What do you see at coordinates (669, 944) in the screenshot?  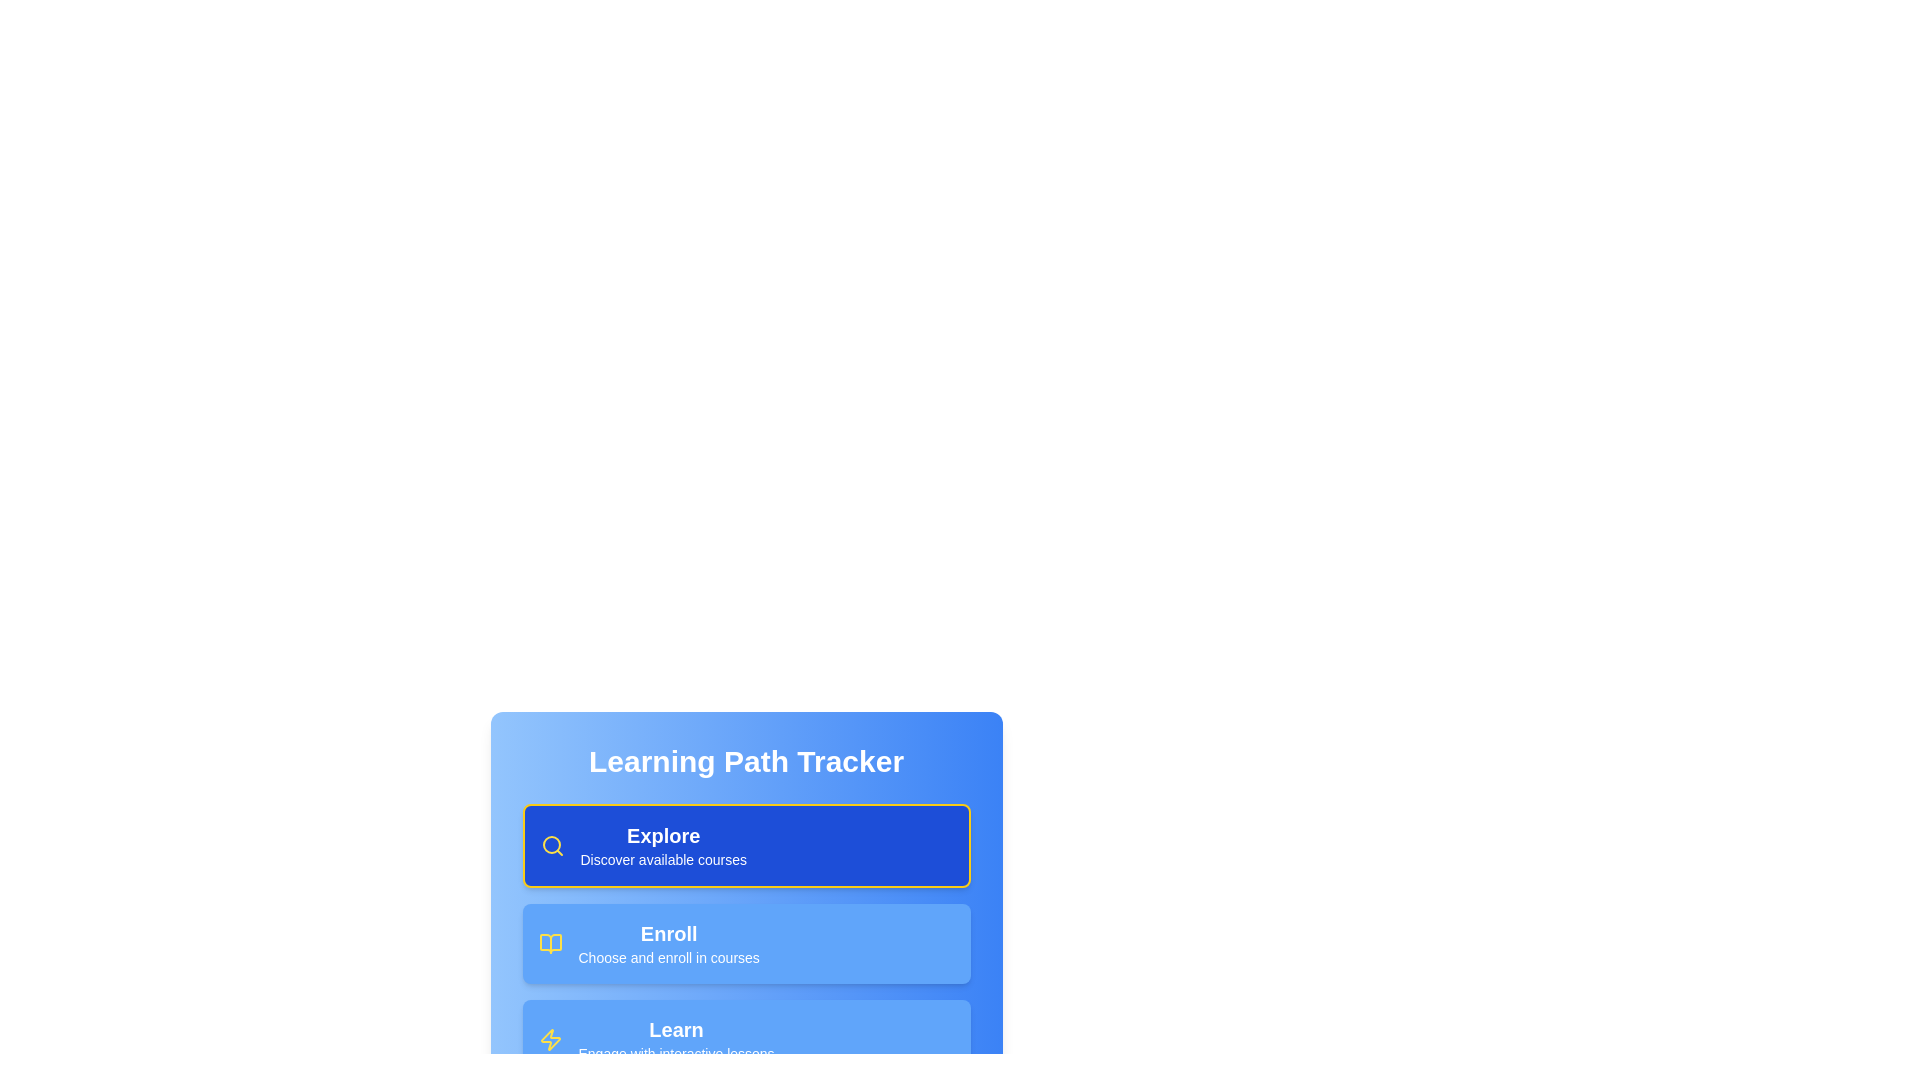 I see `the 'Enroll' text block, which displays 'Enroll' in bold and larger font on a blue background, located below the 'Explore' section and above the 'Learn' section` at bounding box center [669, 944].